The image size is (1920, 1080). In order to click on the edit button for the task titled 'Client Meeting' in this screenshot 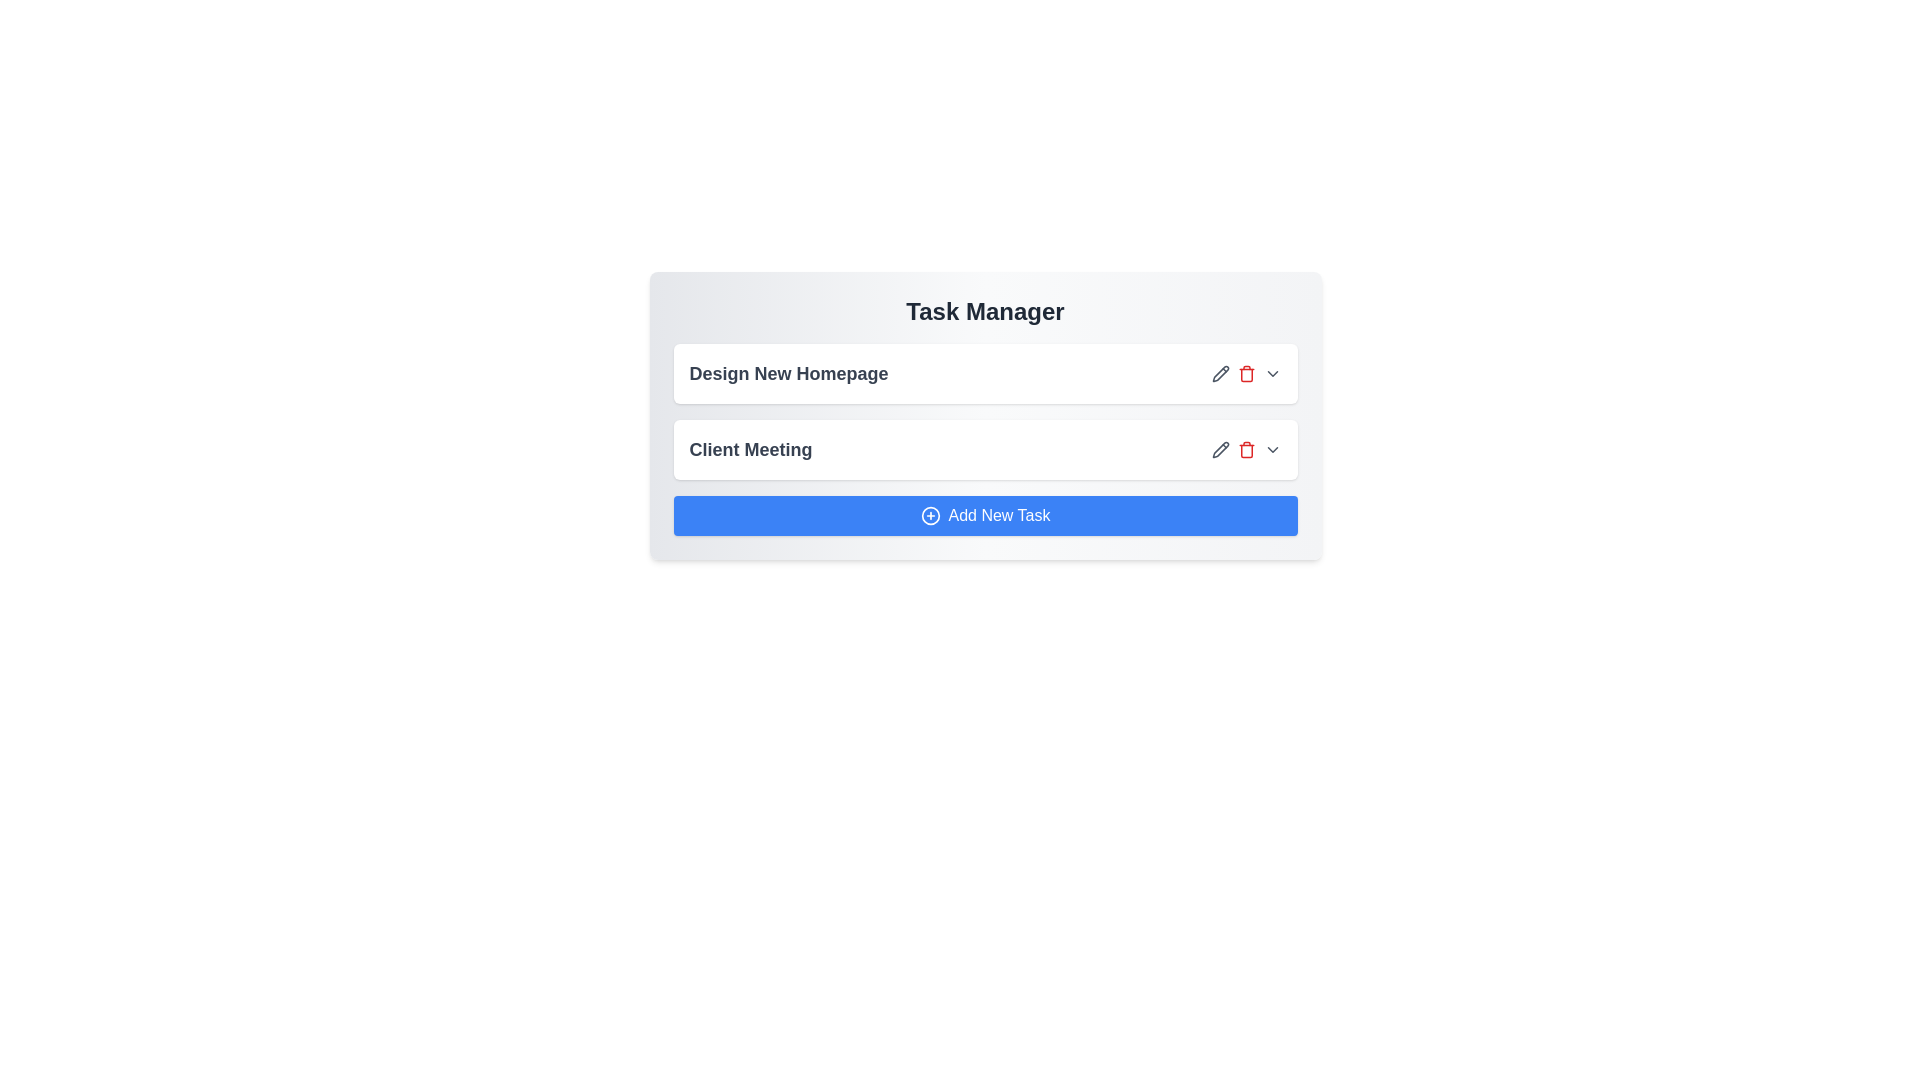, I will do `click(1219, 450)`.